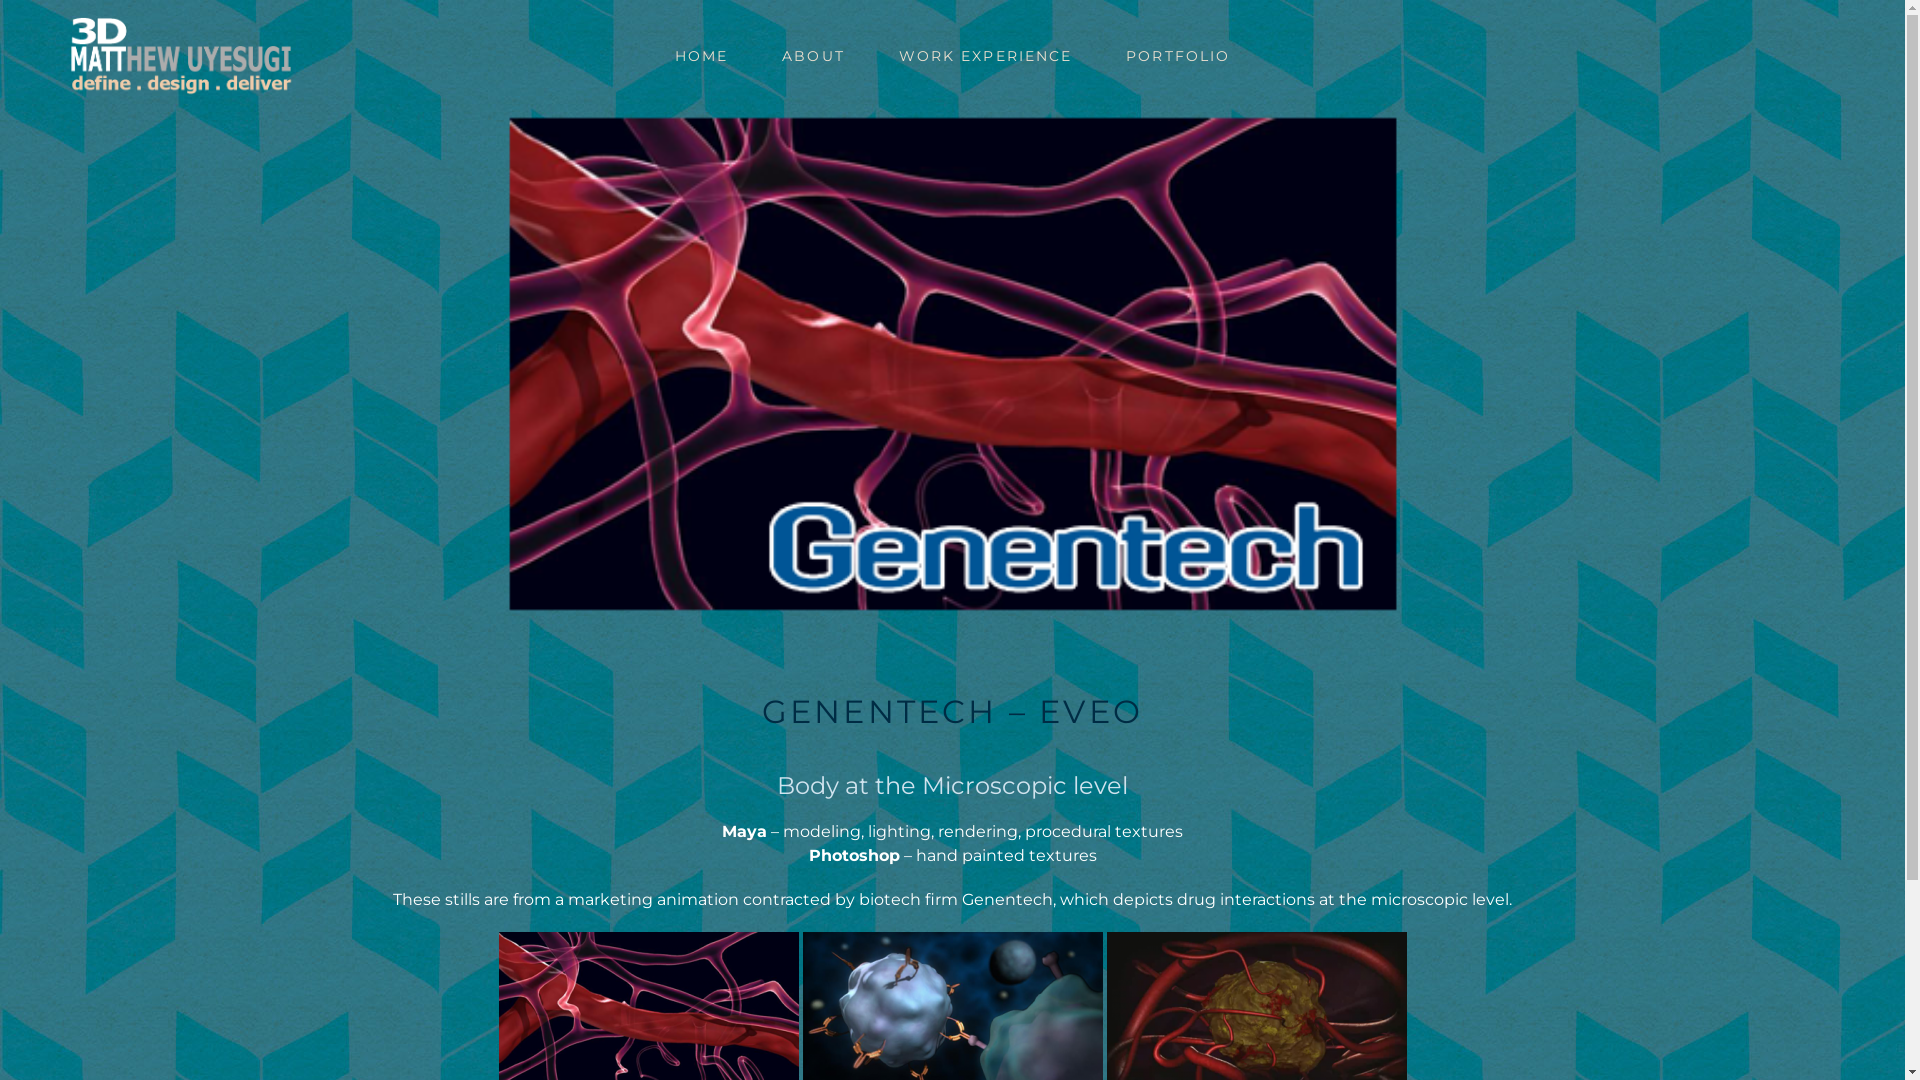  What do you see at coordinates (813, 55) in the screenshot?
I see `'ABOUT'` at bounding box center [813, 55].